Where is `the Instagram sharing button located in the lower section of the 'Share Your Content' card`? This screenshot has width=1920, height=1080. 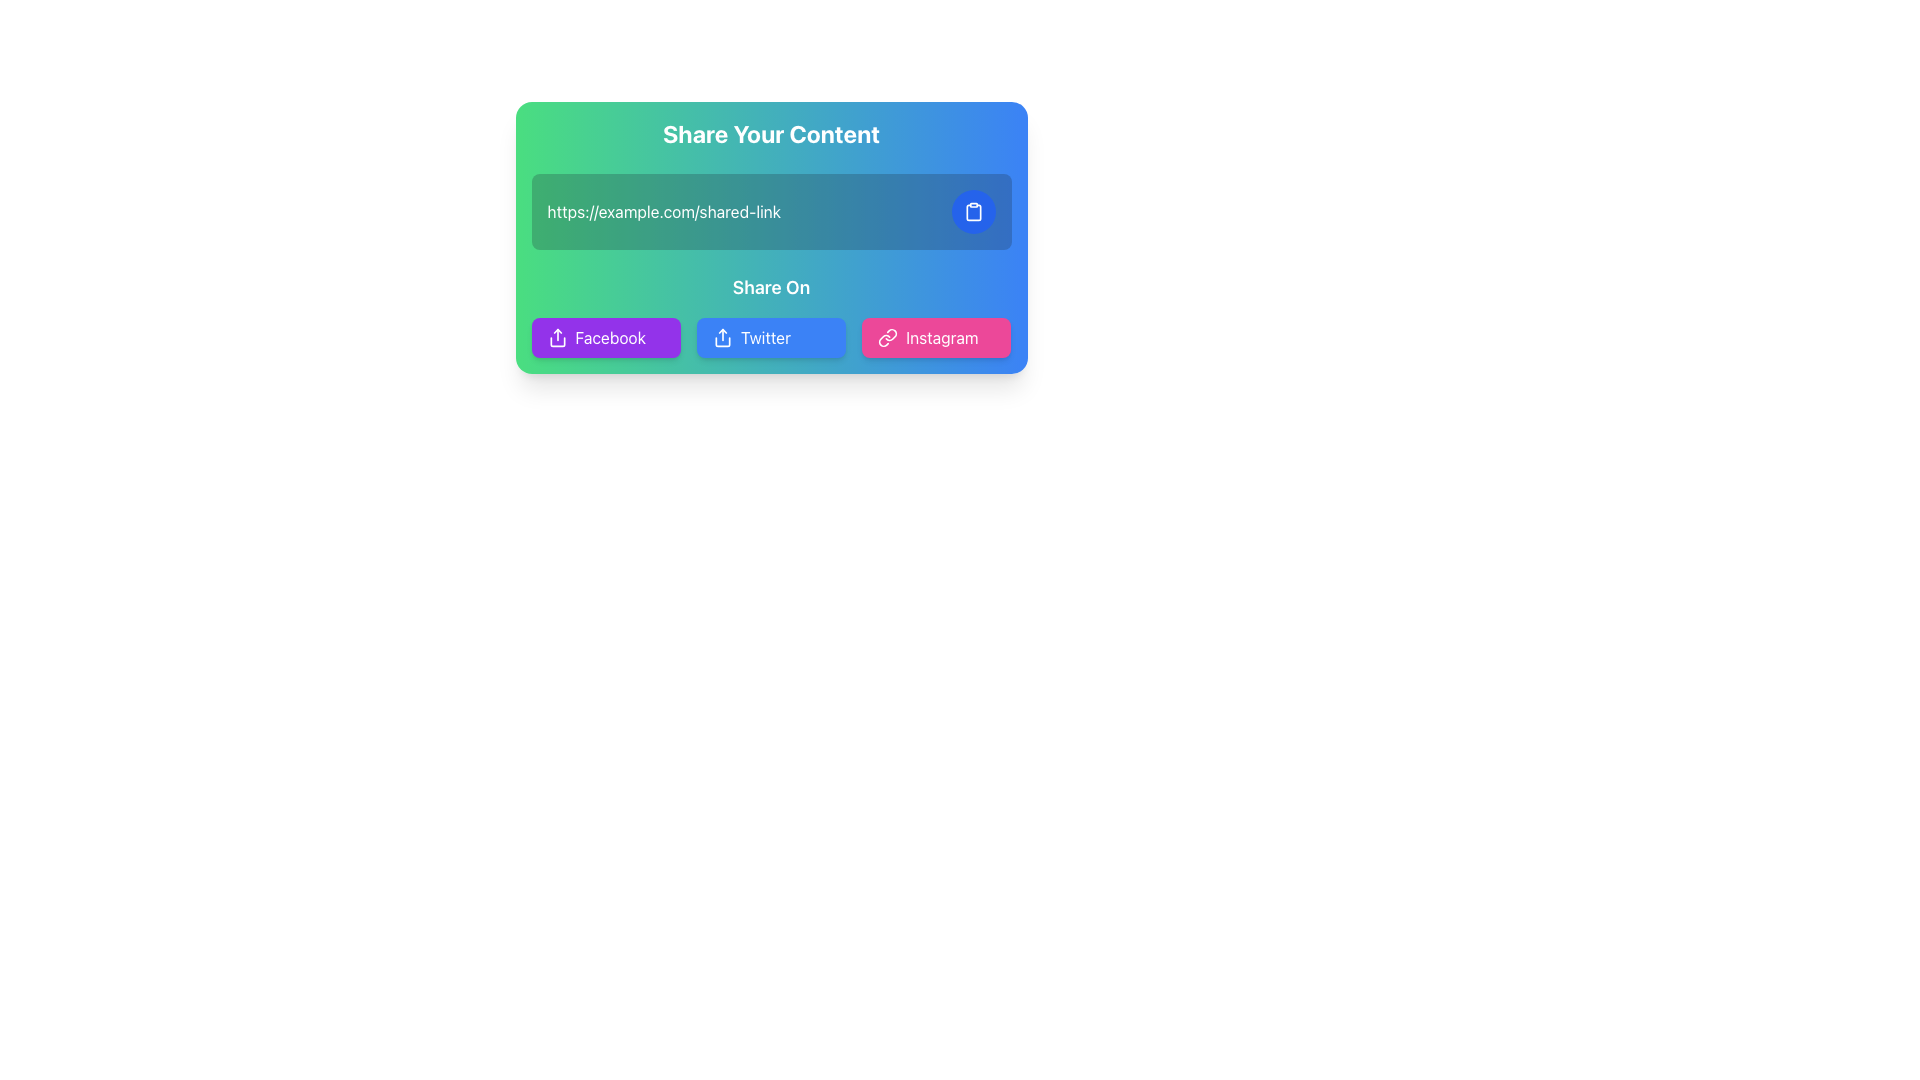 the Instagram sharing button located in the lower section of the 'Share Your Content' card is located at coordinates (935, 337).